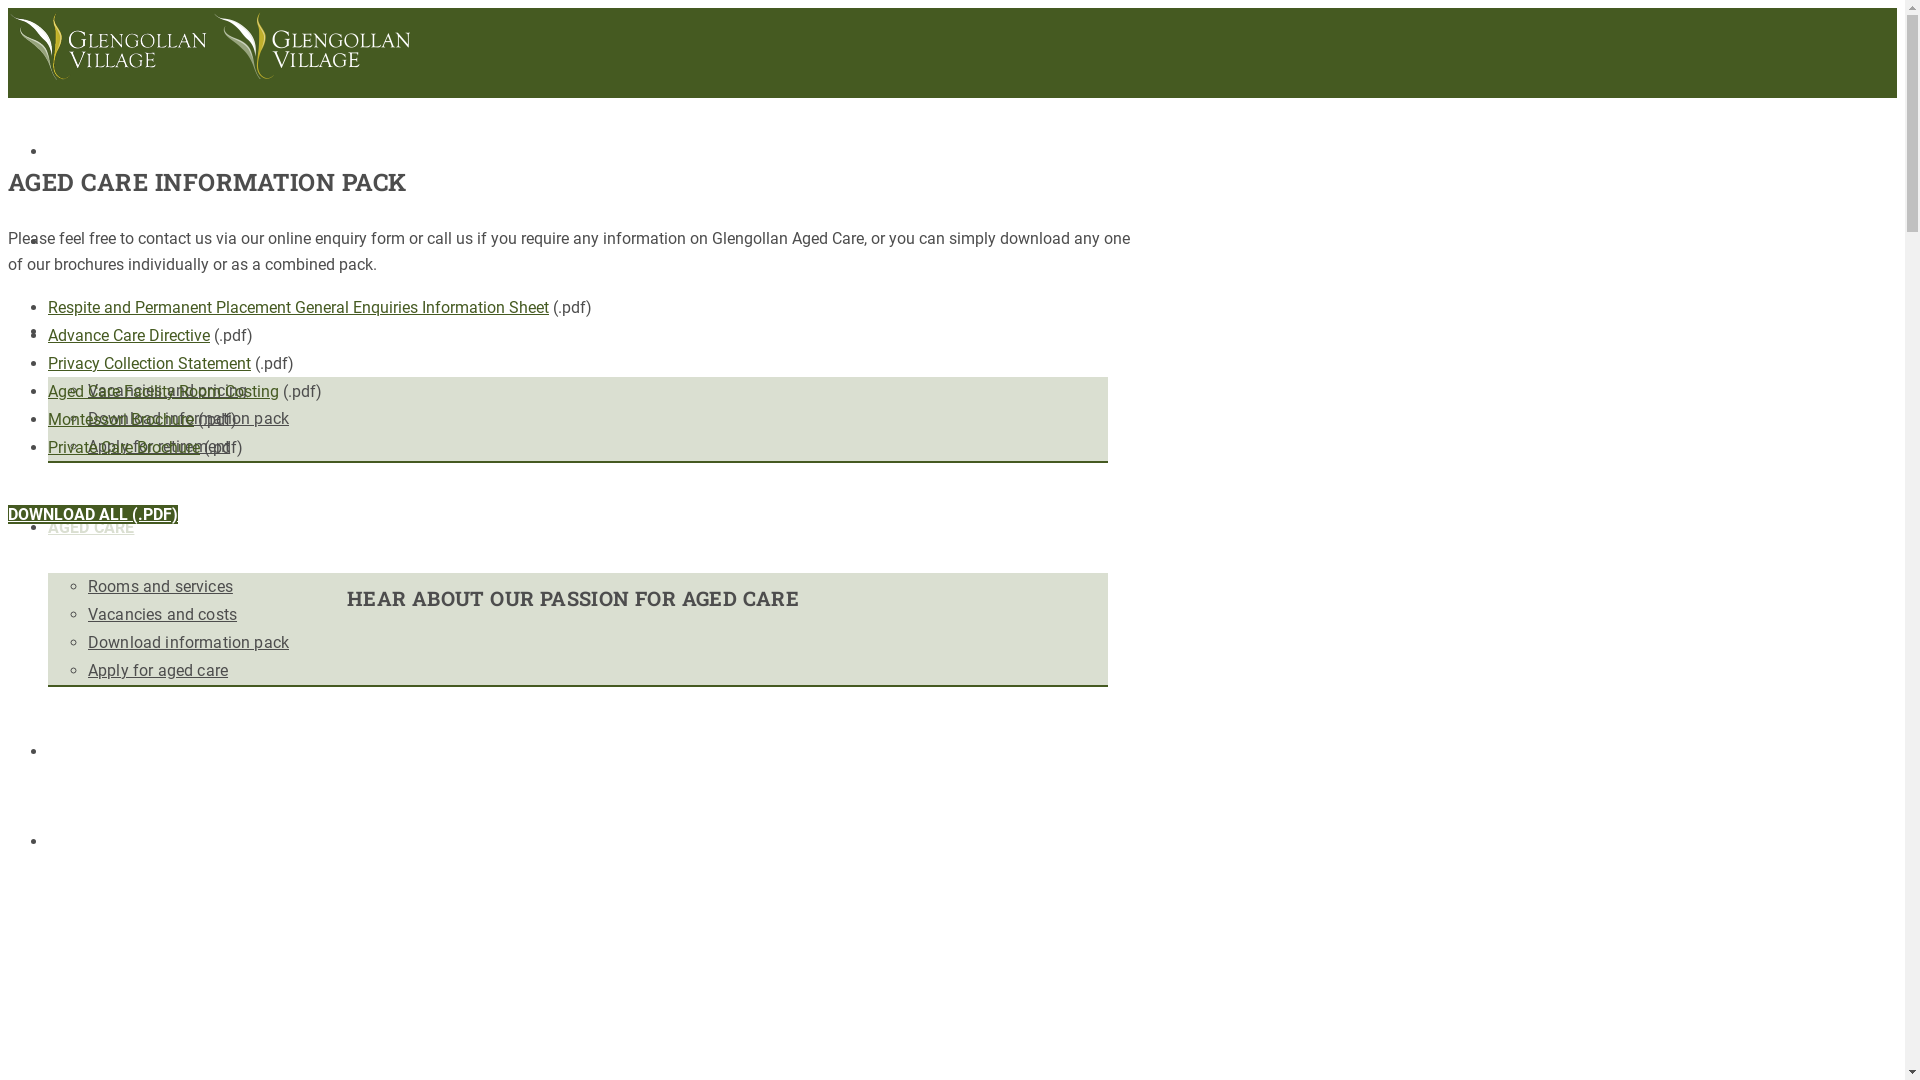  Describe the element at coordinates (162, 613) in the screenshot. I see `'Vacancies and costs'` at that location.